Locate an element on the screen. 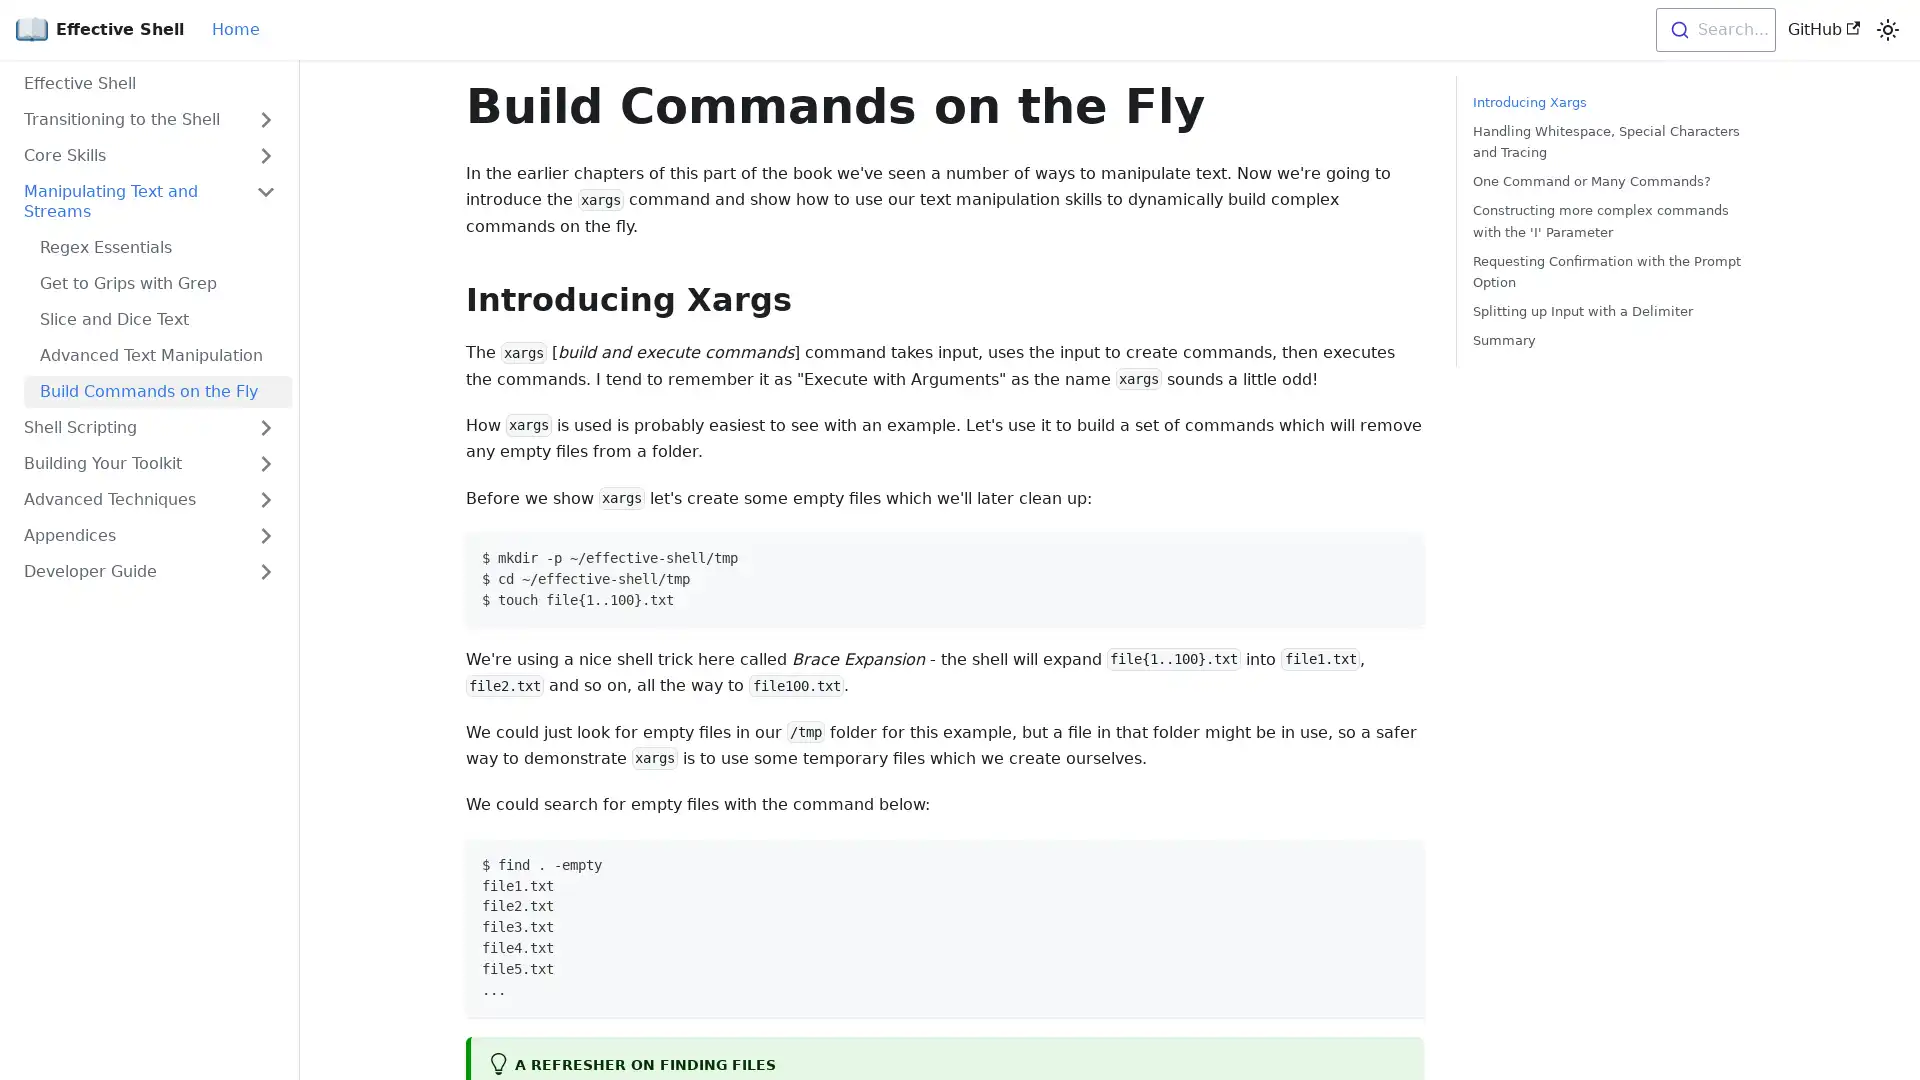 This screenshot has height=1080, width=1920. Copy code to clipboard is located at coordinates (1398, 861).